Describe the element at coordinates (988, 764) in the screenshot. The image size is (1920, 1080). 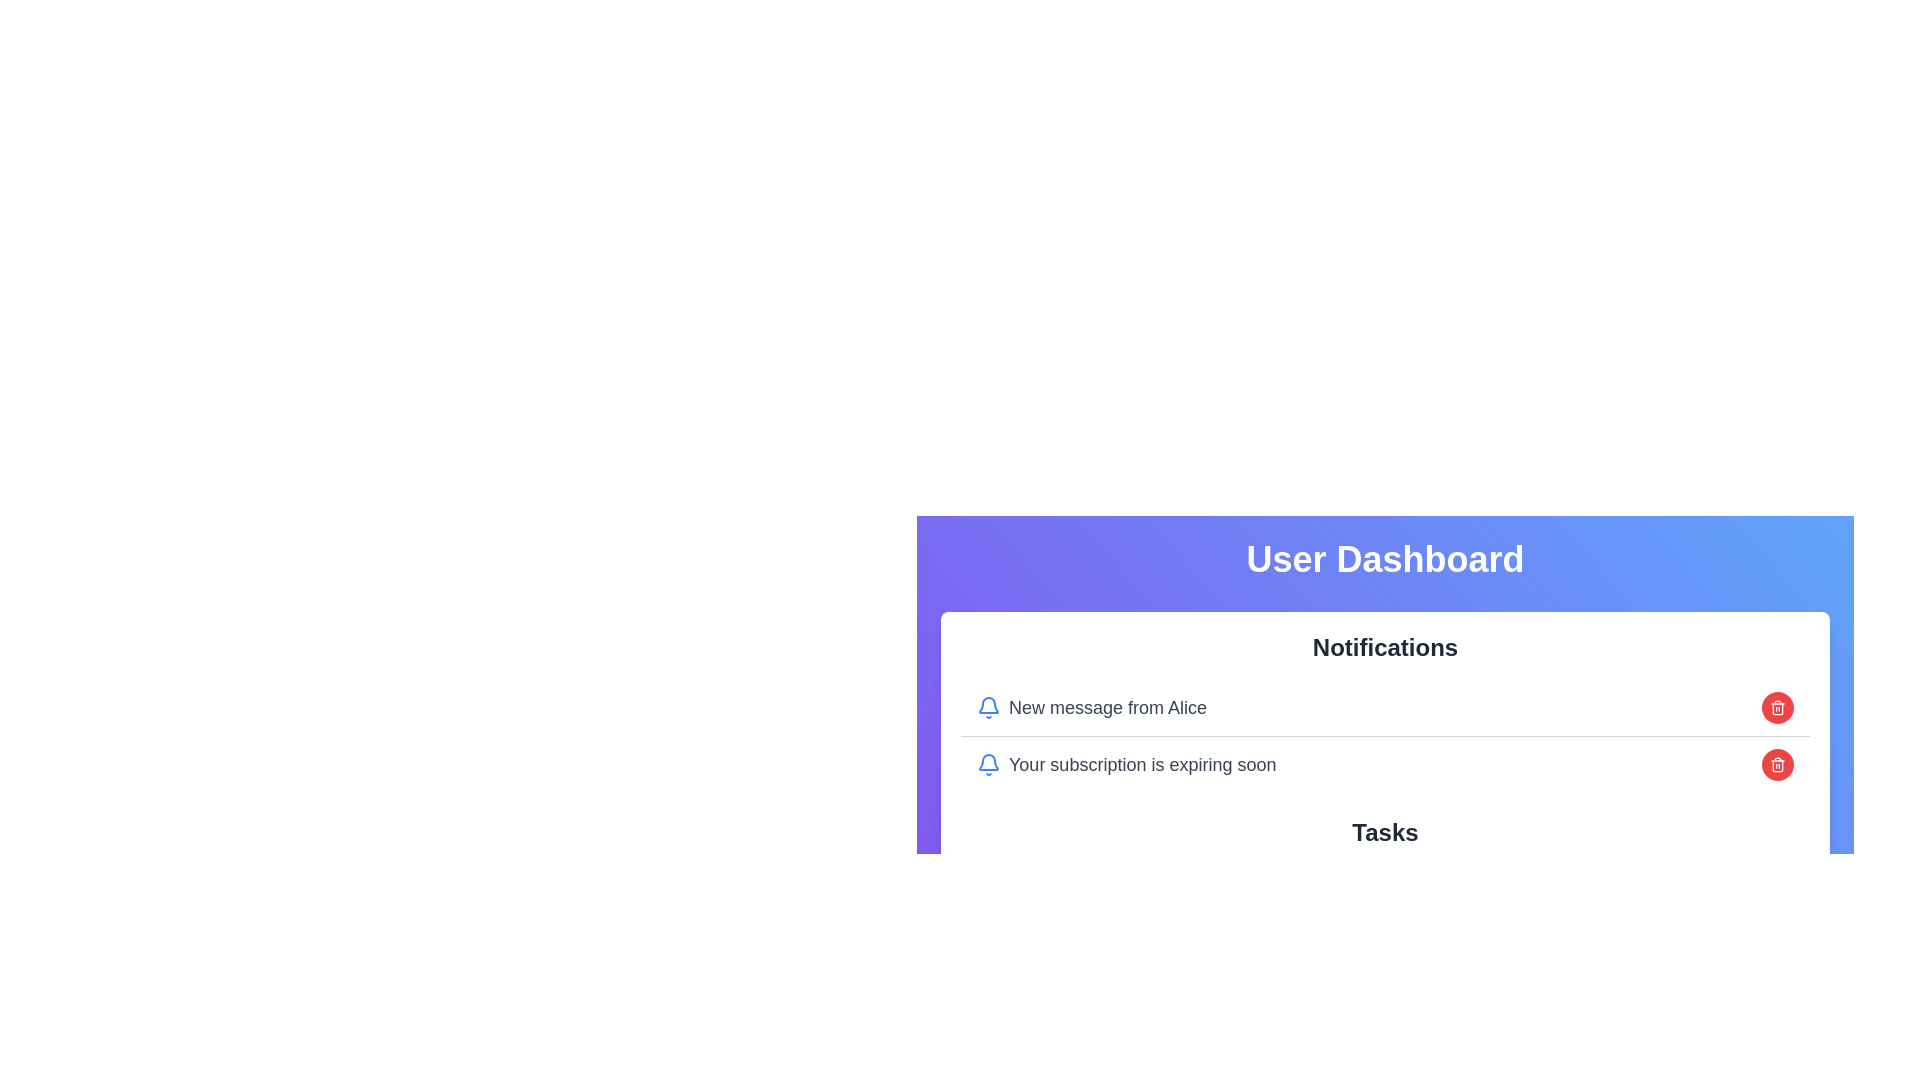
I see `the blue bell icon located to the left of the text 'Your subscription is expiring soon'` at that location.